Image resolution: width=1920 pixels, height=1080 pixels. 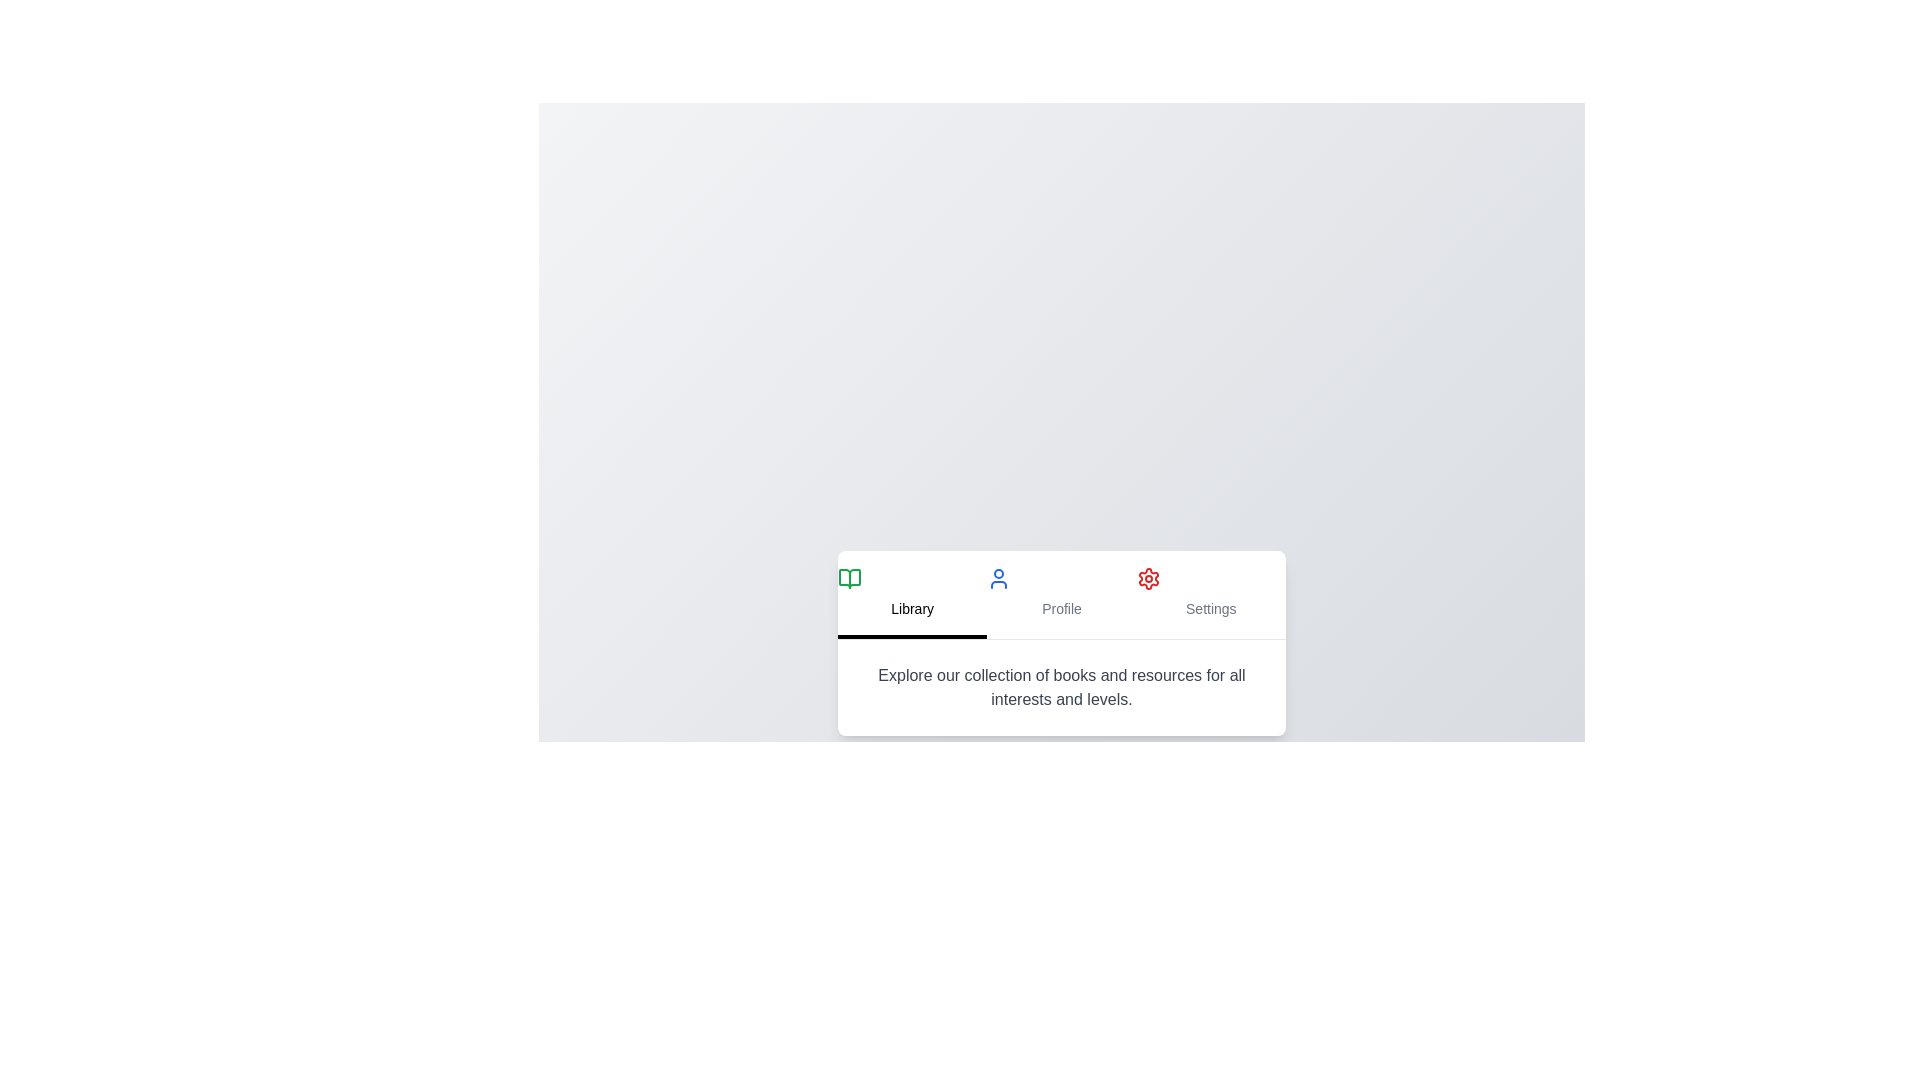 What do you see at coordinates (999, 578) in the screenshot?
I see `the tab icon for Profile` at bounding box center [999, 578].